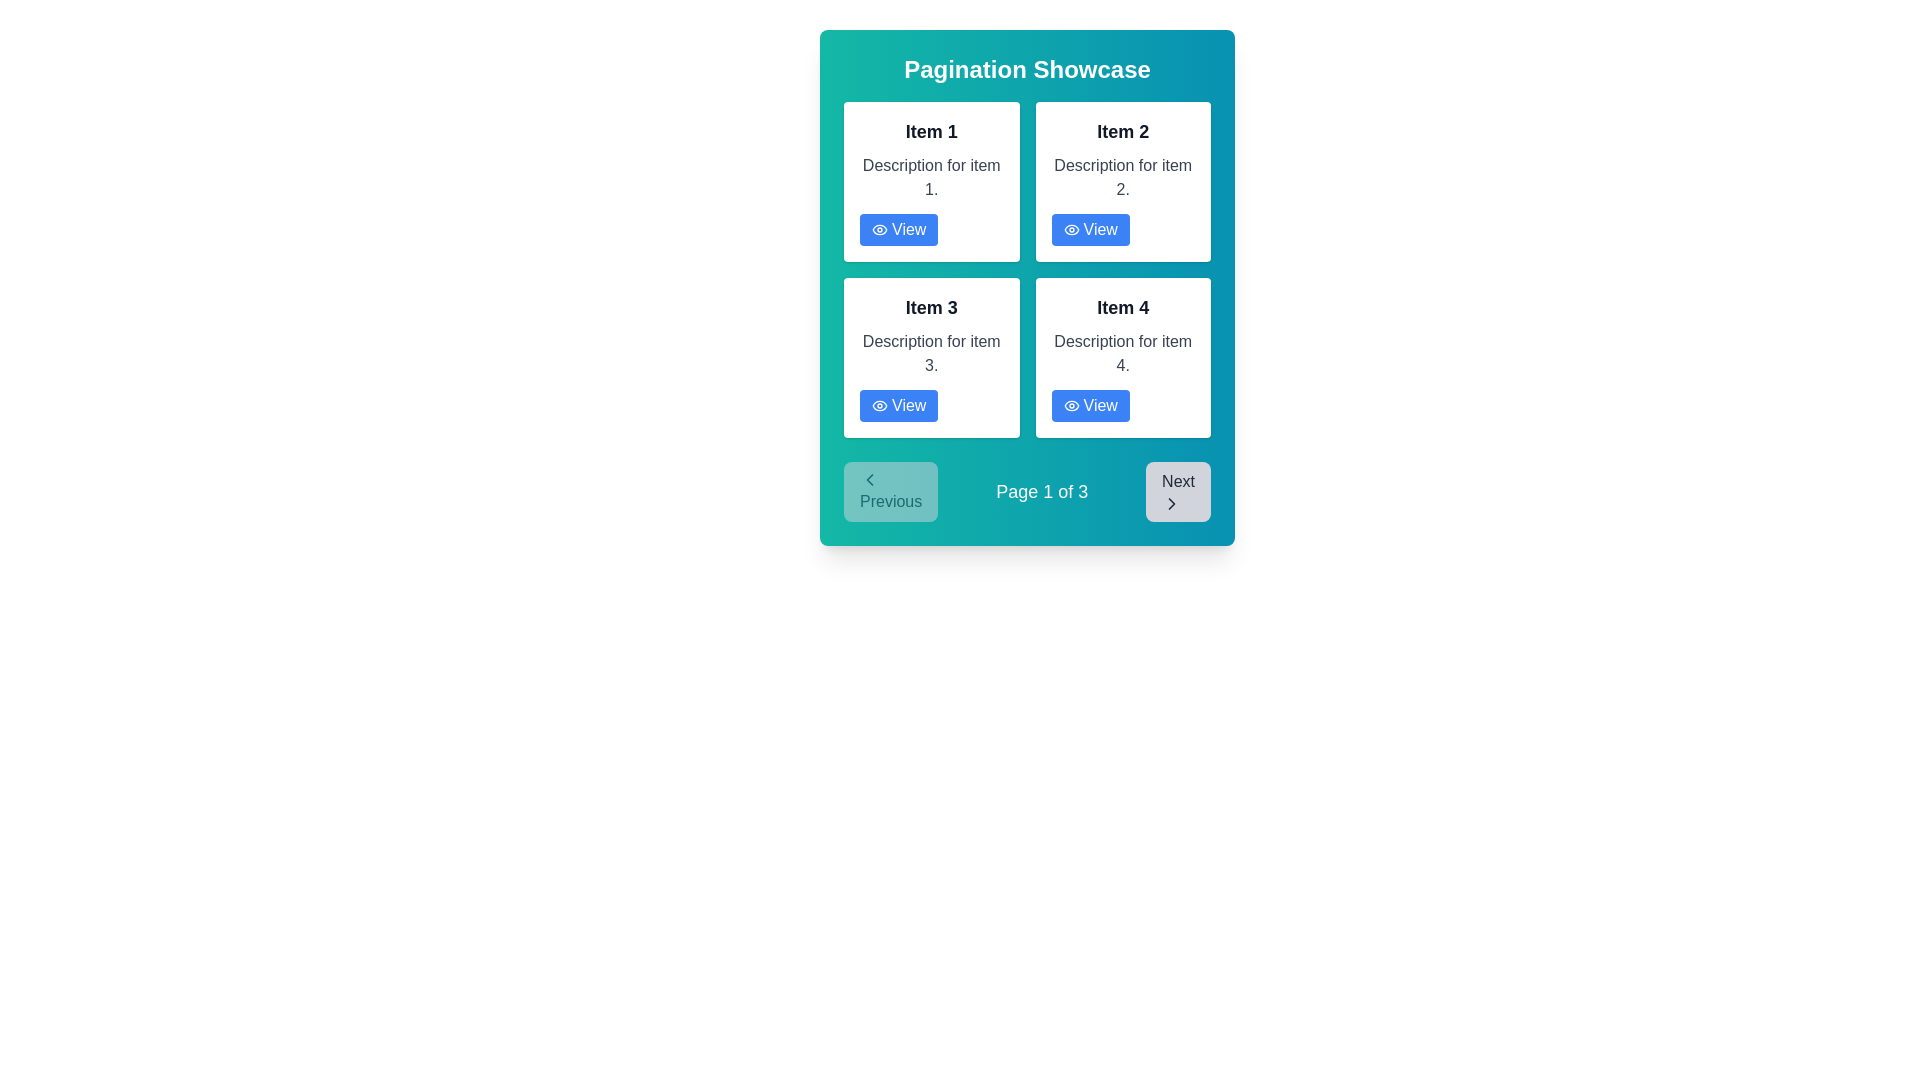 Image resolution: width=1920 pixels, height=1080 pixels. Describe the element at coordinates (869, 479) in the screenshot. I see `the 'Previous' icon in the pagination component, which is visually represented by an SVG graphic and is located within the 'Previous' button at the lower-left corner of the pagination interface` at that location.